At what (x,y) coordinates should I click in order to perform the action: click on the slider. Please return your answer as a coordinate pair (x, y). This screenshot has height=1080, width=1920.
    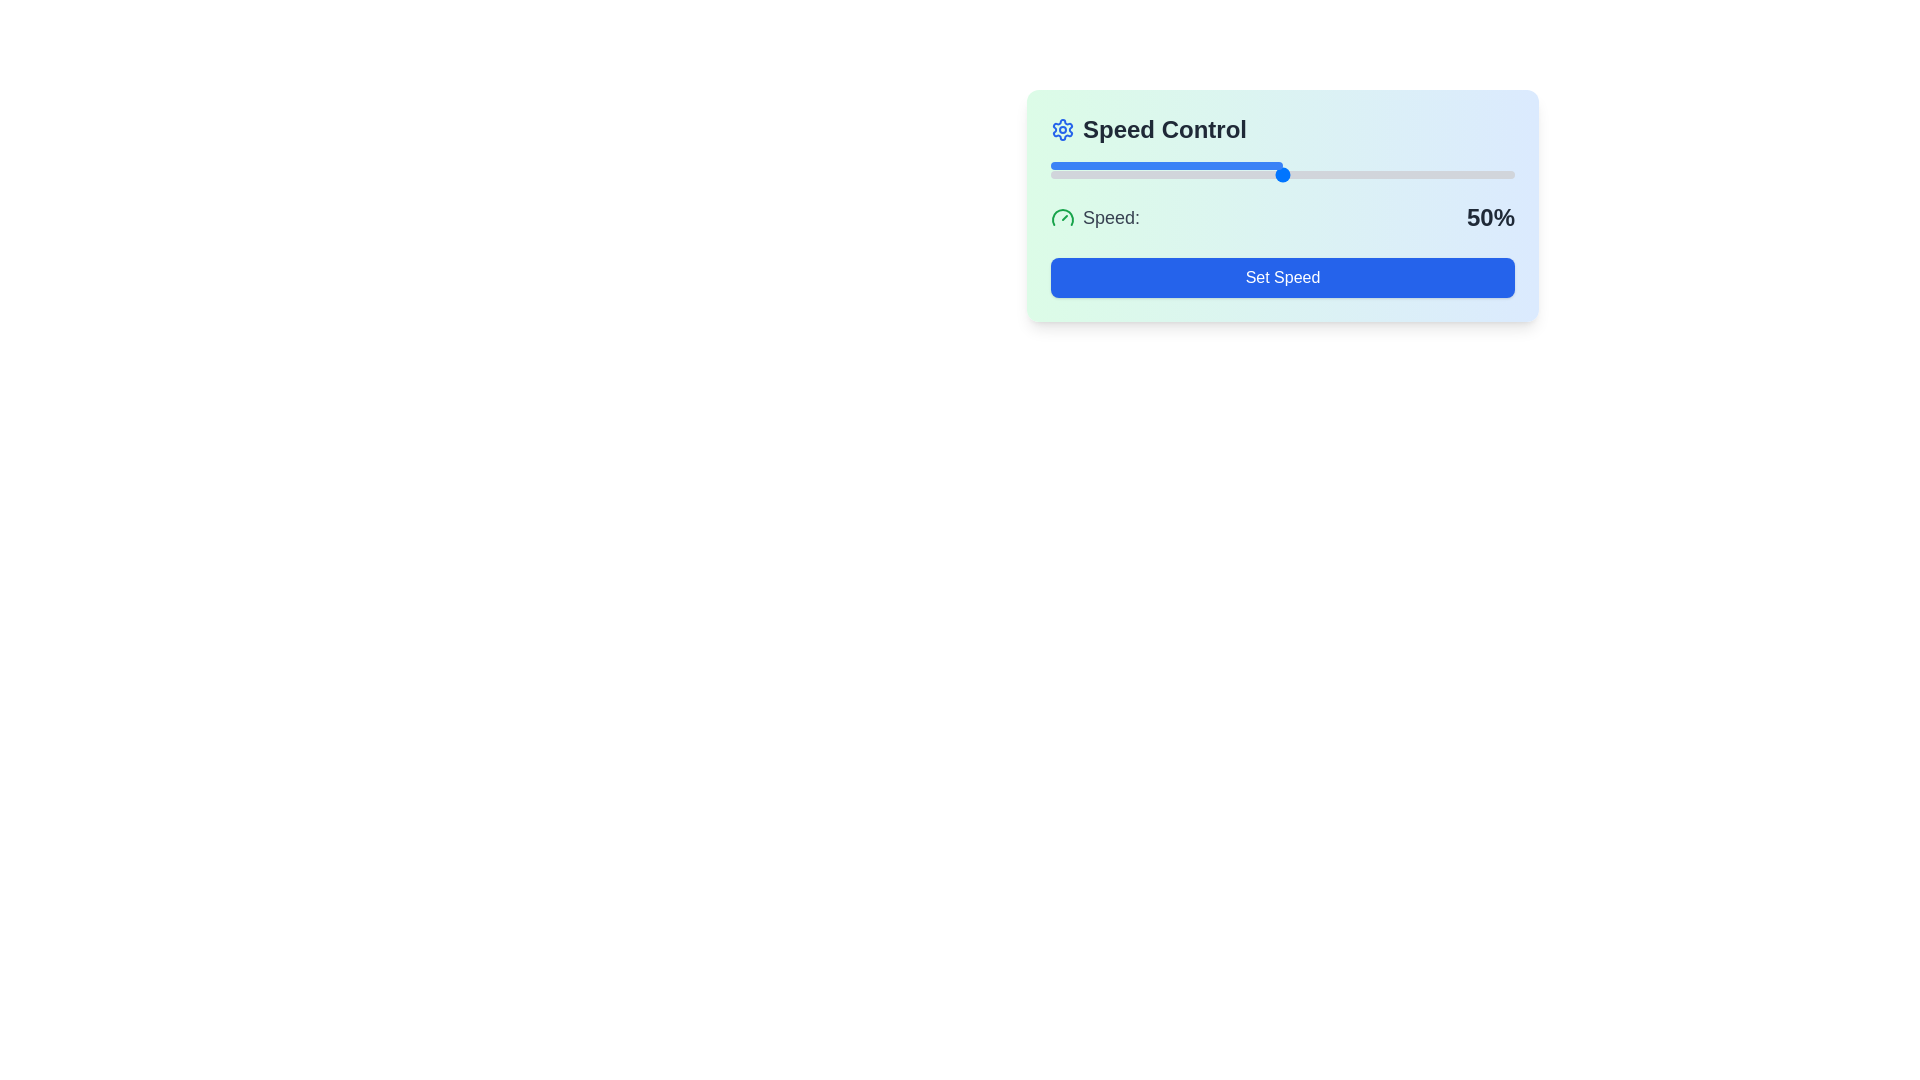
    Looking at the image, I should click on (1254, 173).